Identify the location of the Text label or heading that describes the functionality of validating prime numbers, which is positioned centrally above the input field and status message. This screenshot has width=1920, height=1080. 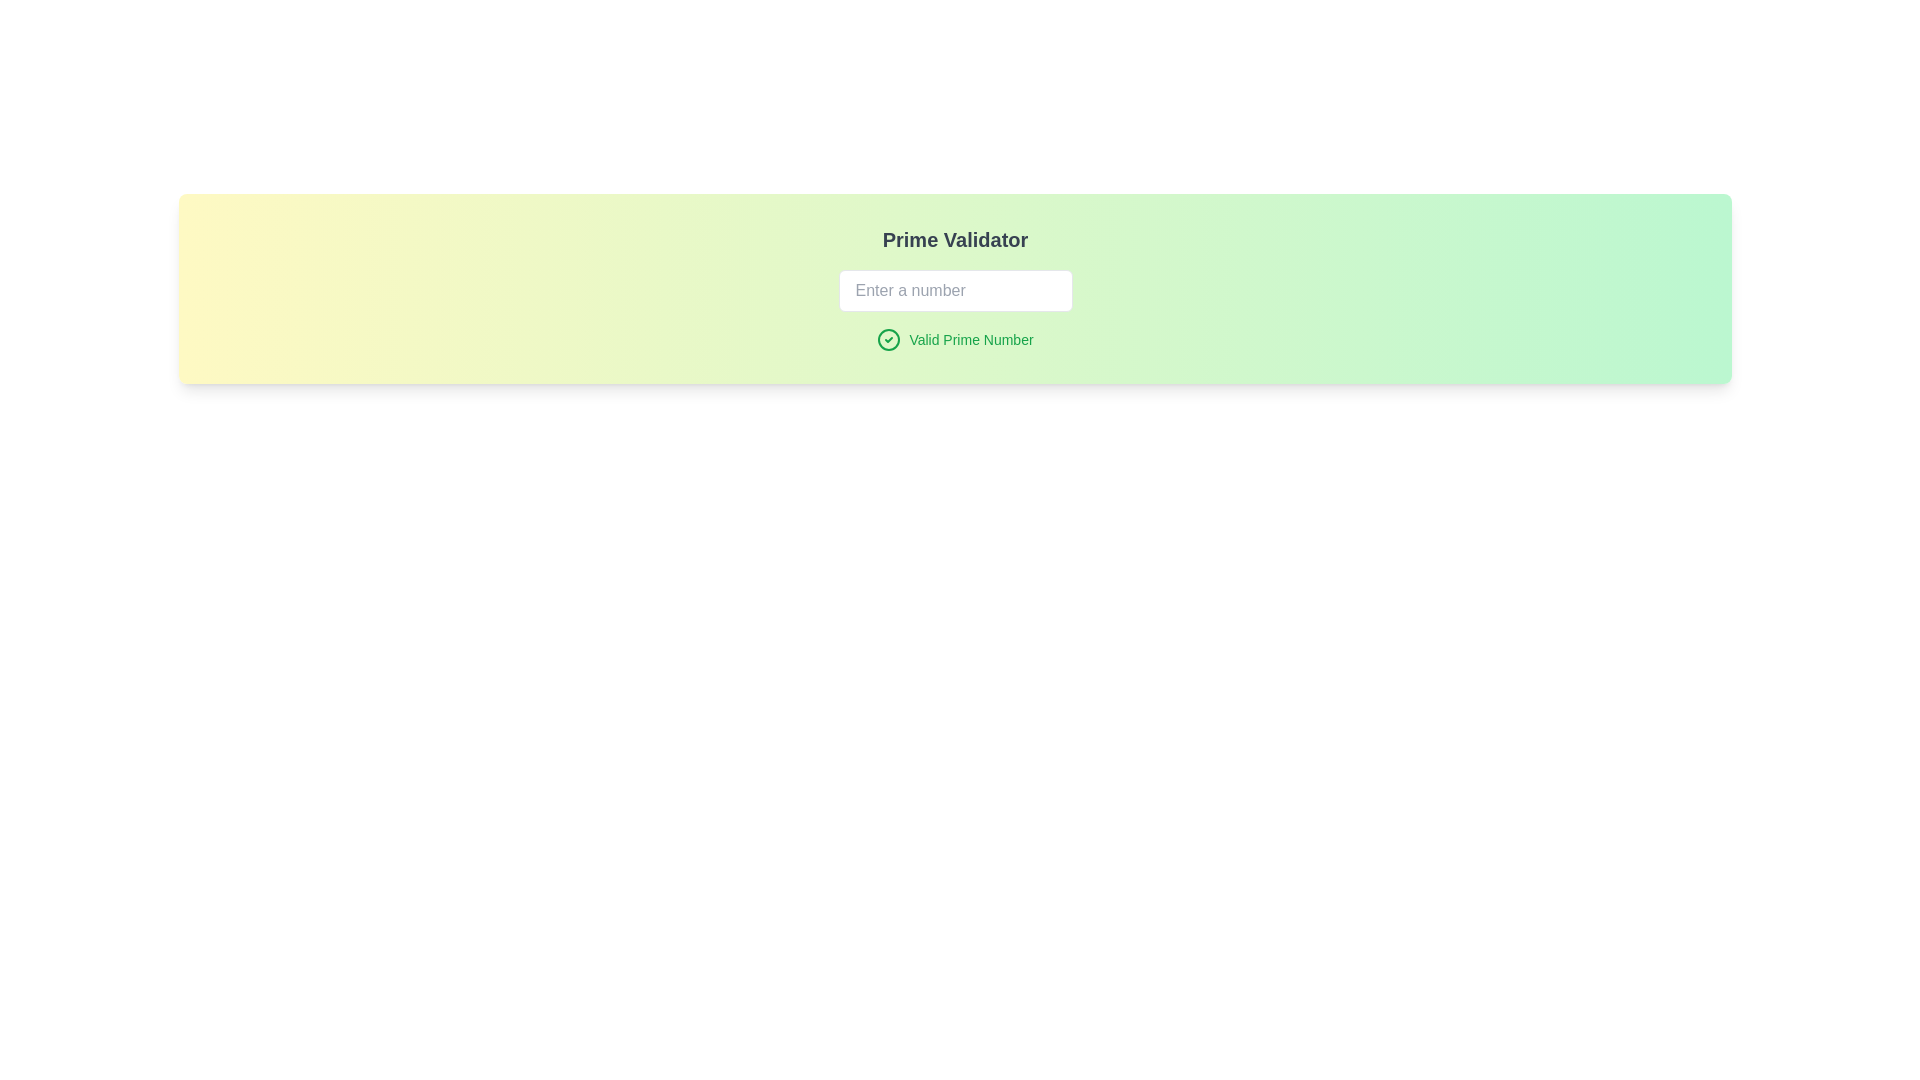
(954, 238).